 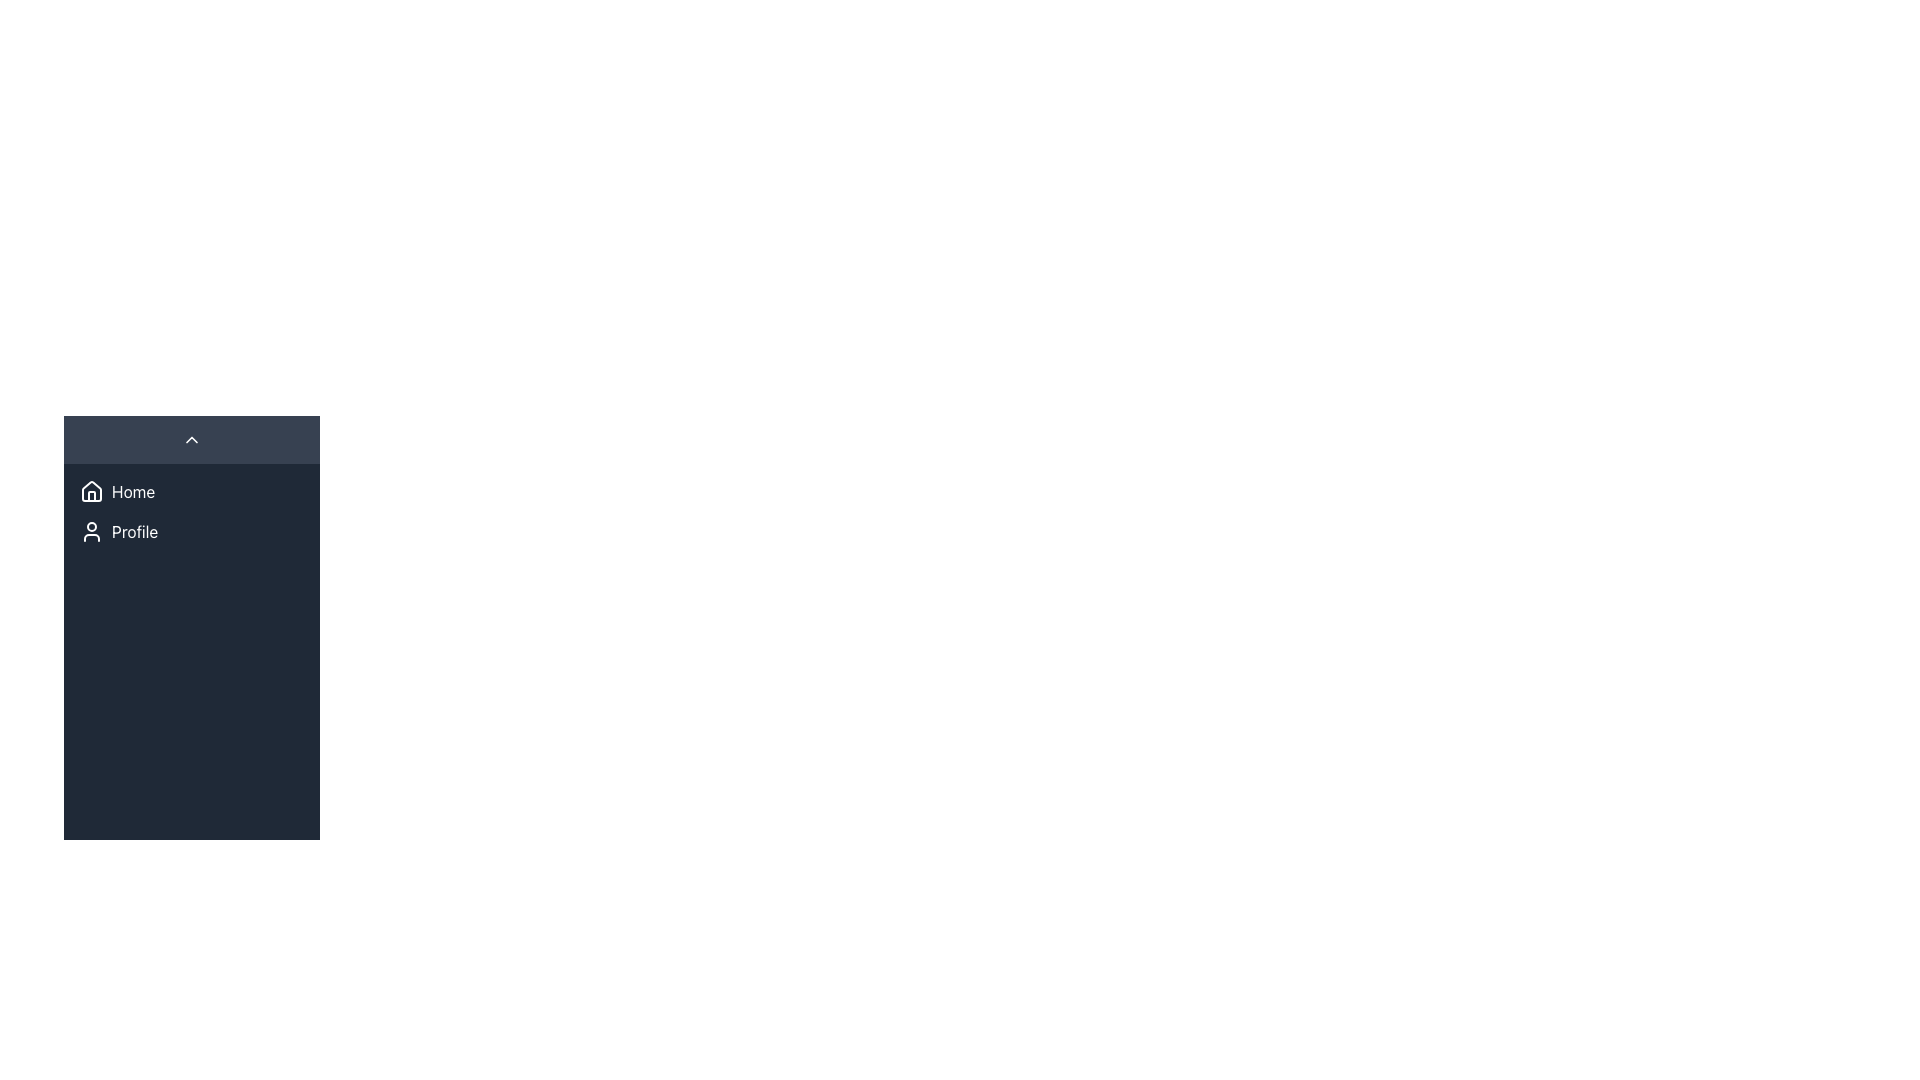 What do you see at coordinates (134, 531) in the screenshot?
I see `the 'Profile' text label, which is the second item in the vertical navigation list` at bounding box center [134, 531].